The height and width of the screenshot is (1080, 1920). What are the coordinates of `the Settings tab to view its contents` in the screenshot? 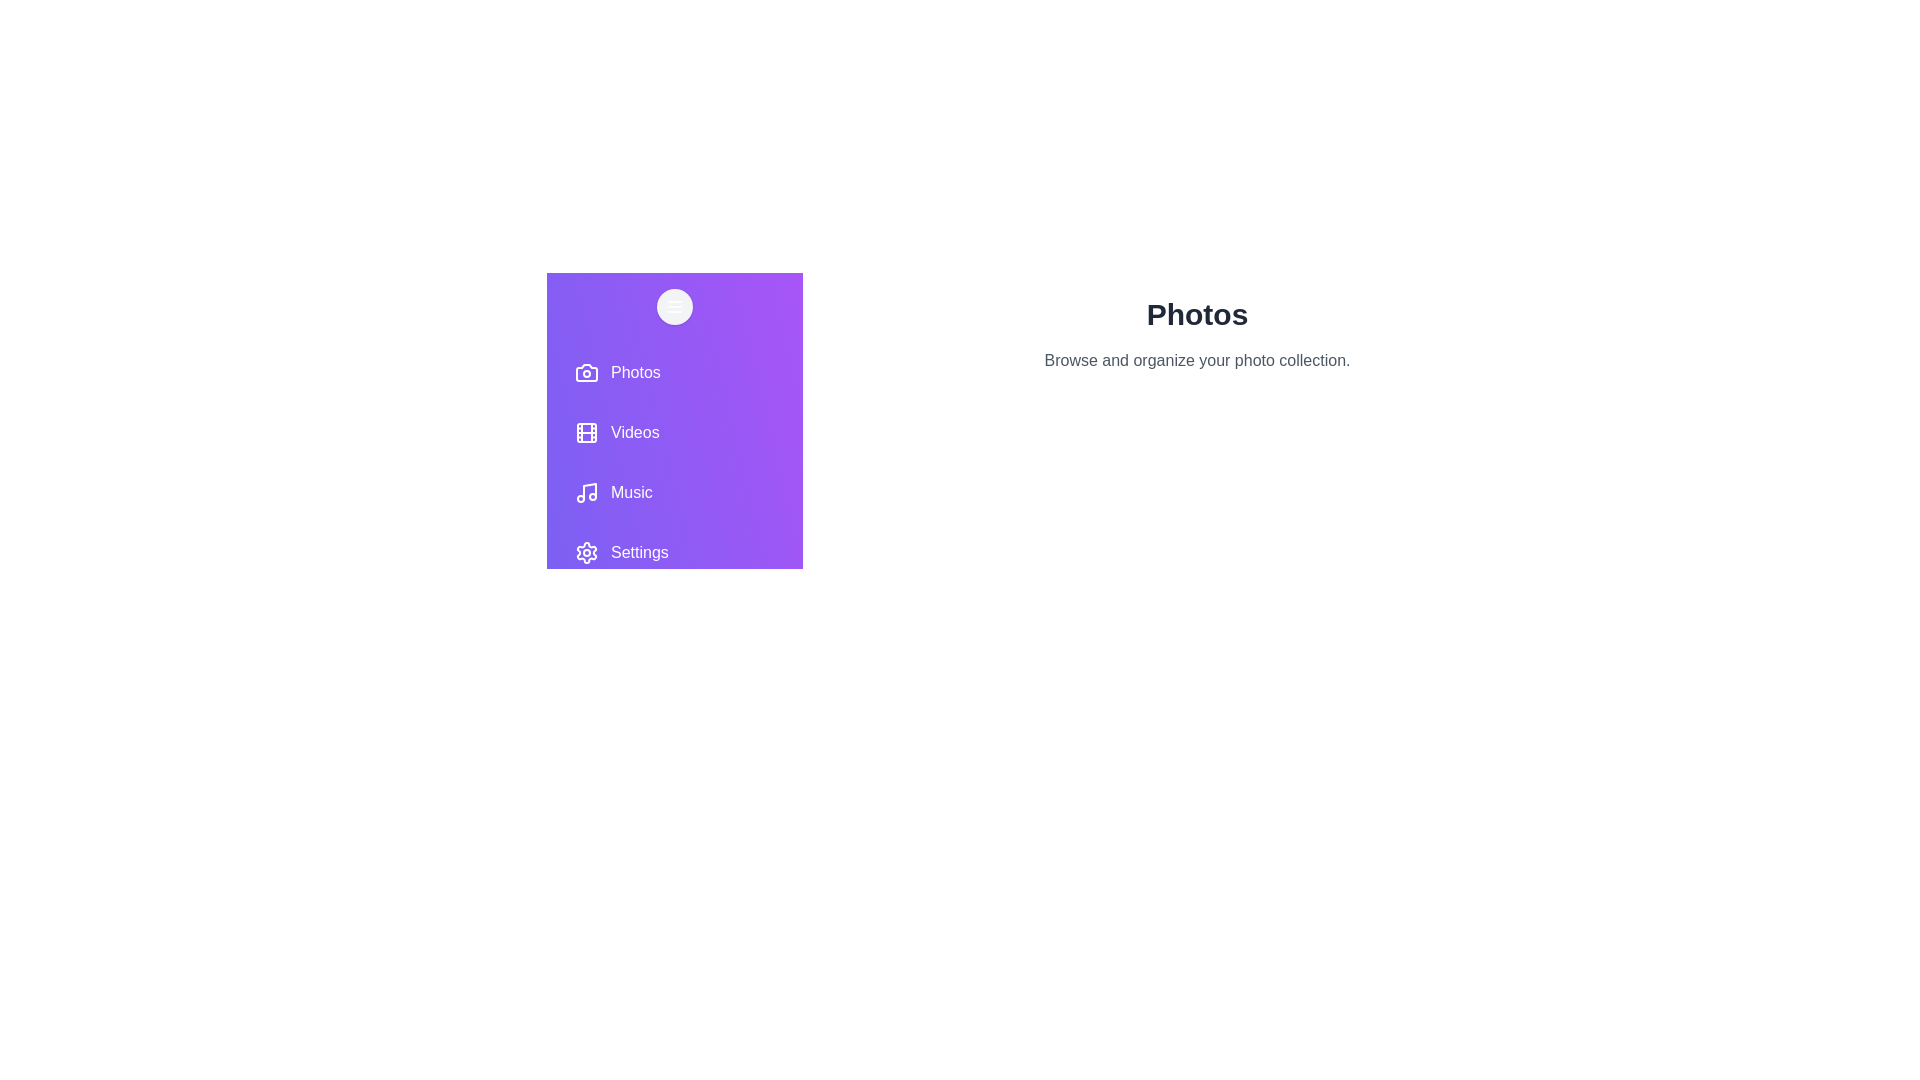 It's located at (675, 552).